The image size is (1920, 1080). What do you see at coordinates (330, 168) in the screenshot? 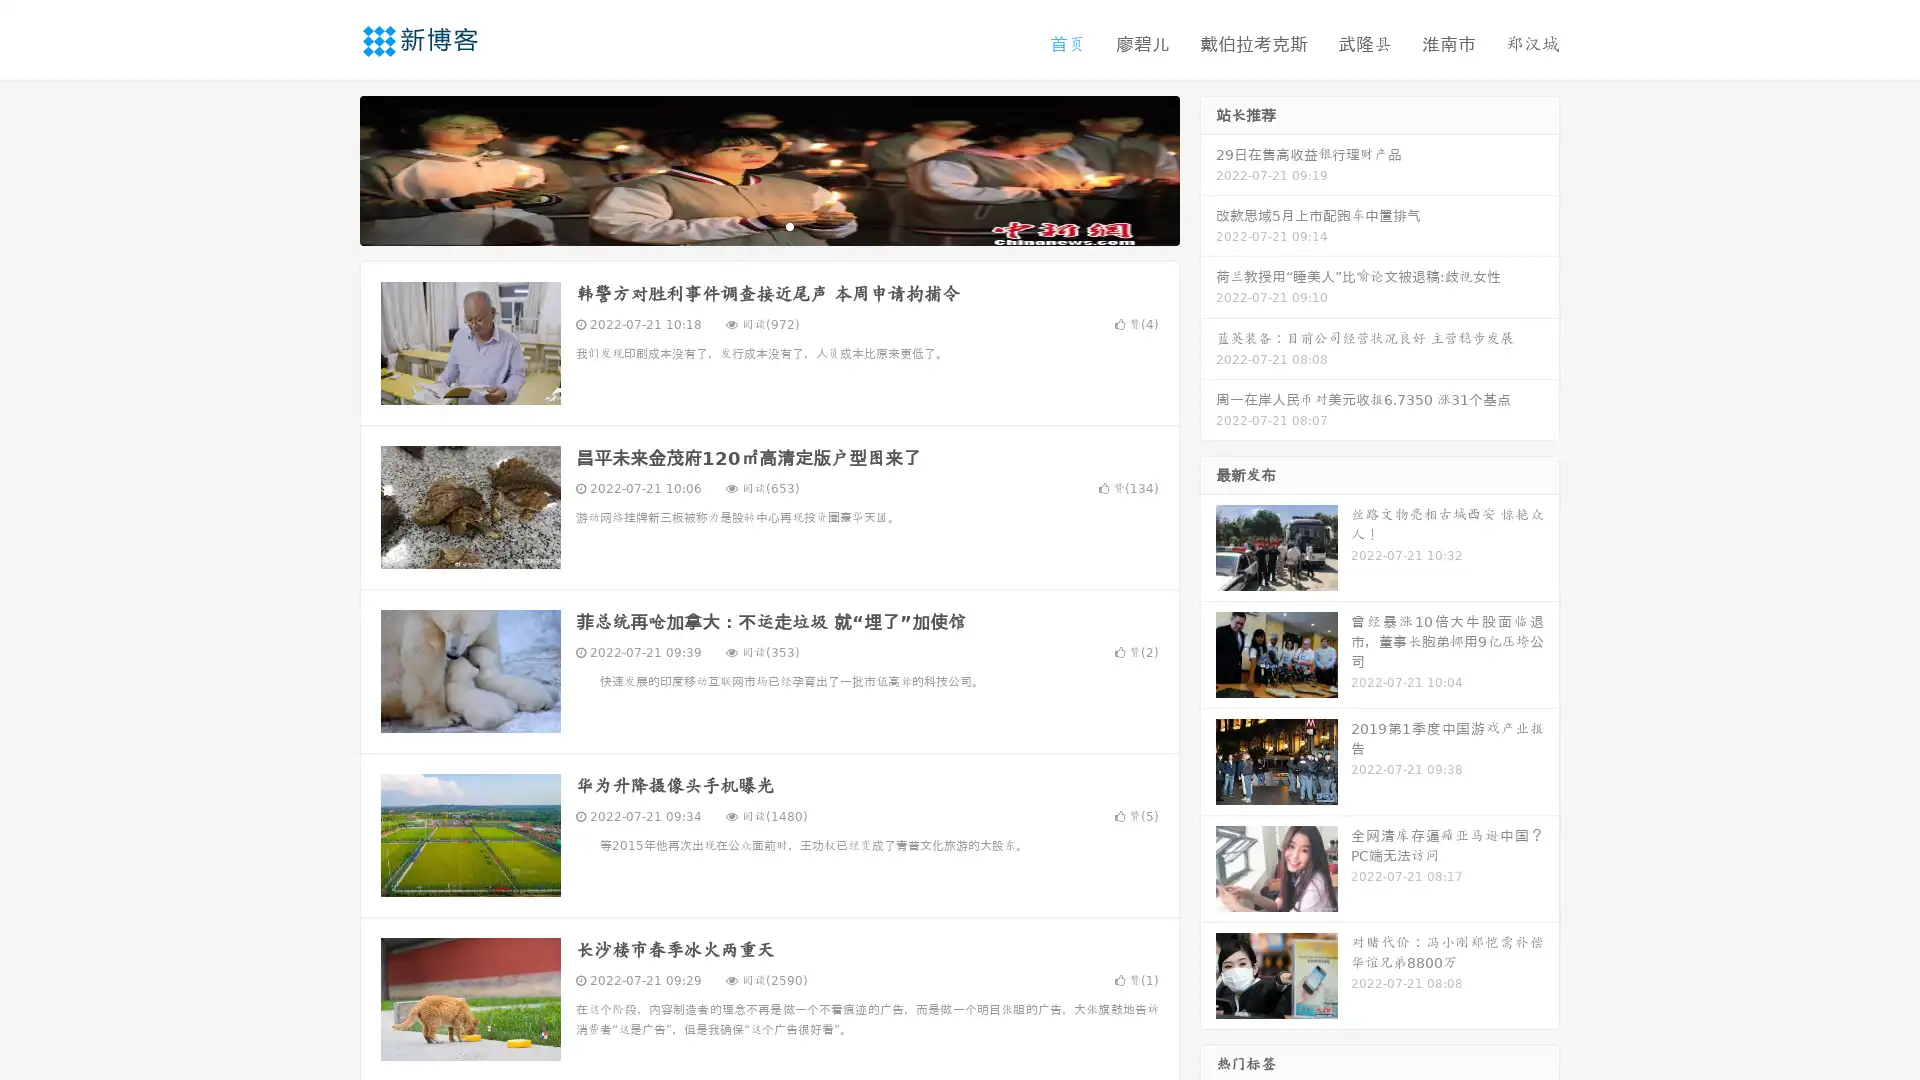
I see `Previous slide` at bounding box center [330, 168].